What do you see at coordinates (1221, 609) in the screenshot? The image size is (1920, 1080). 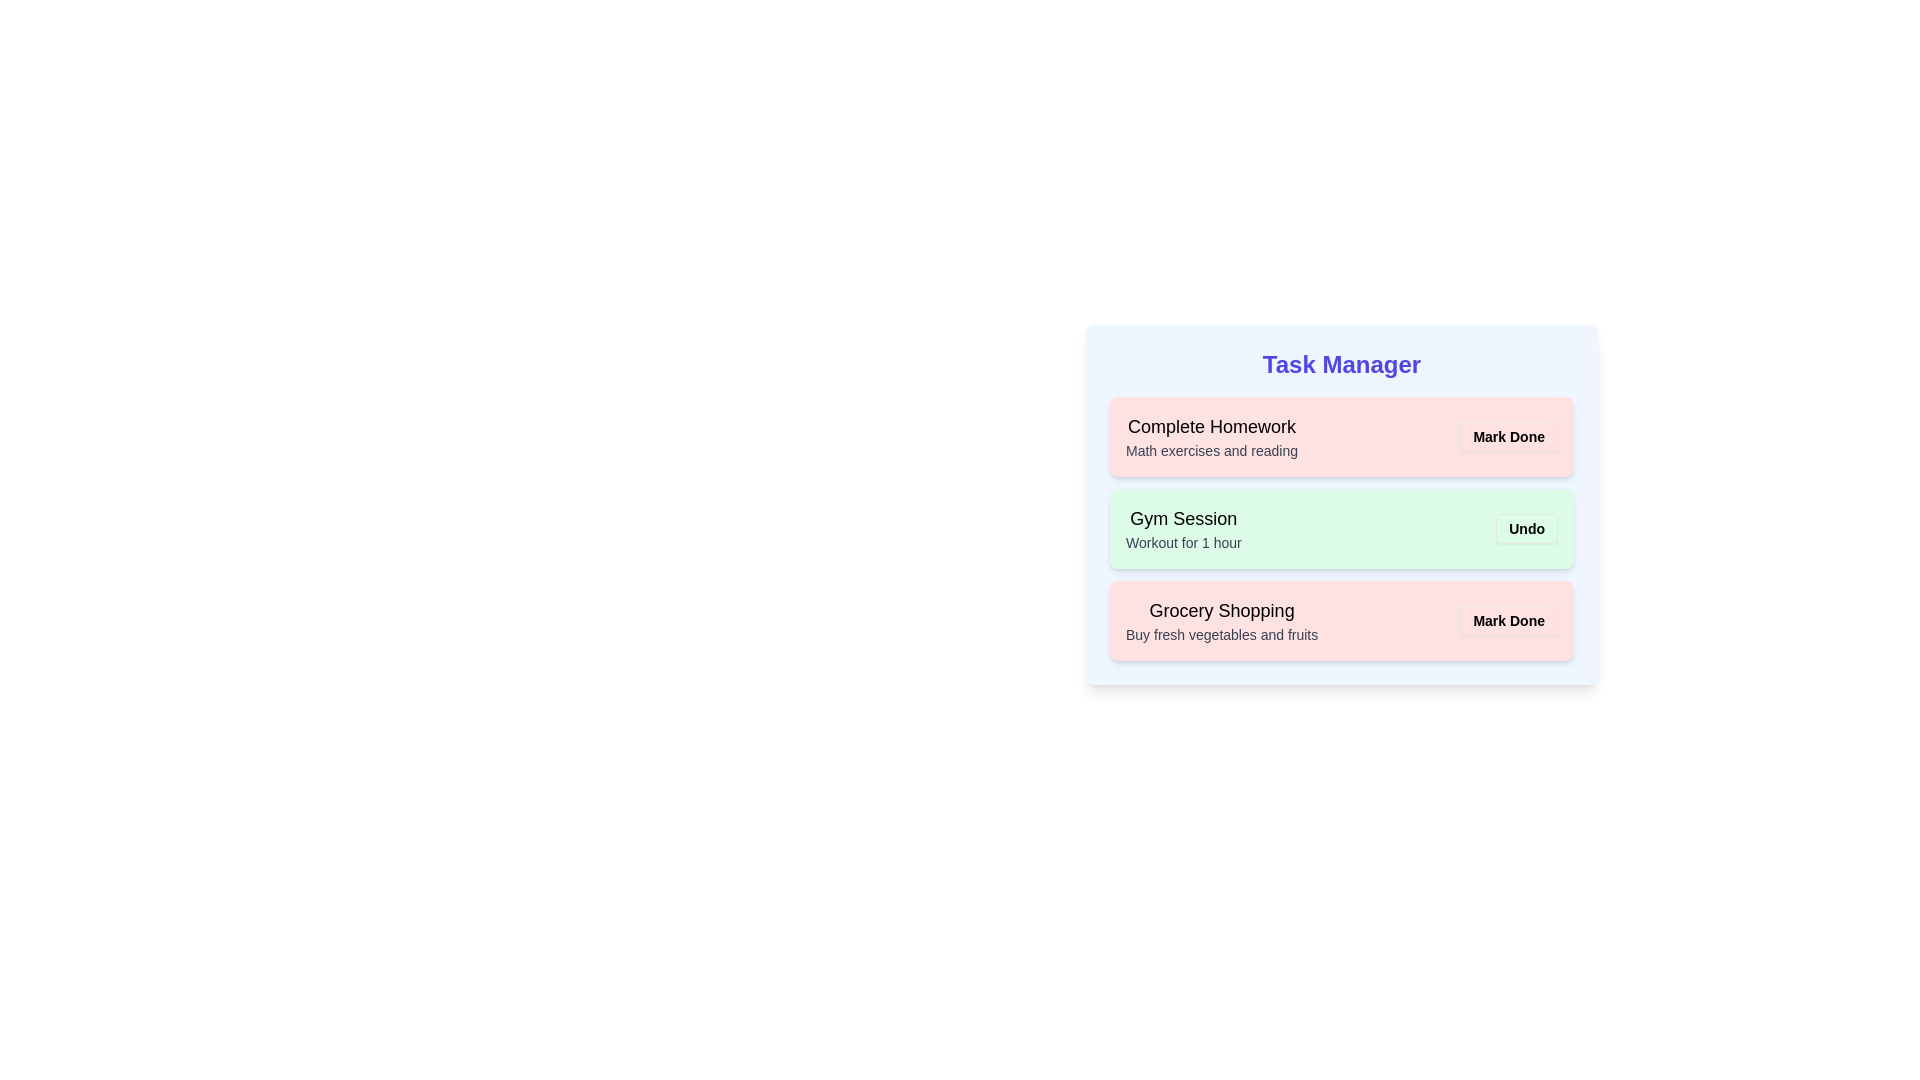 I see `the task title Grocery Shopping in the task list` at bounding box center [1221, 609].